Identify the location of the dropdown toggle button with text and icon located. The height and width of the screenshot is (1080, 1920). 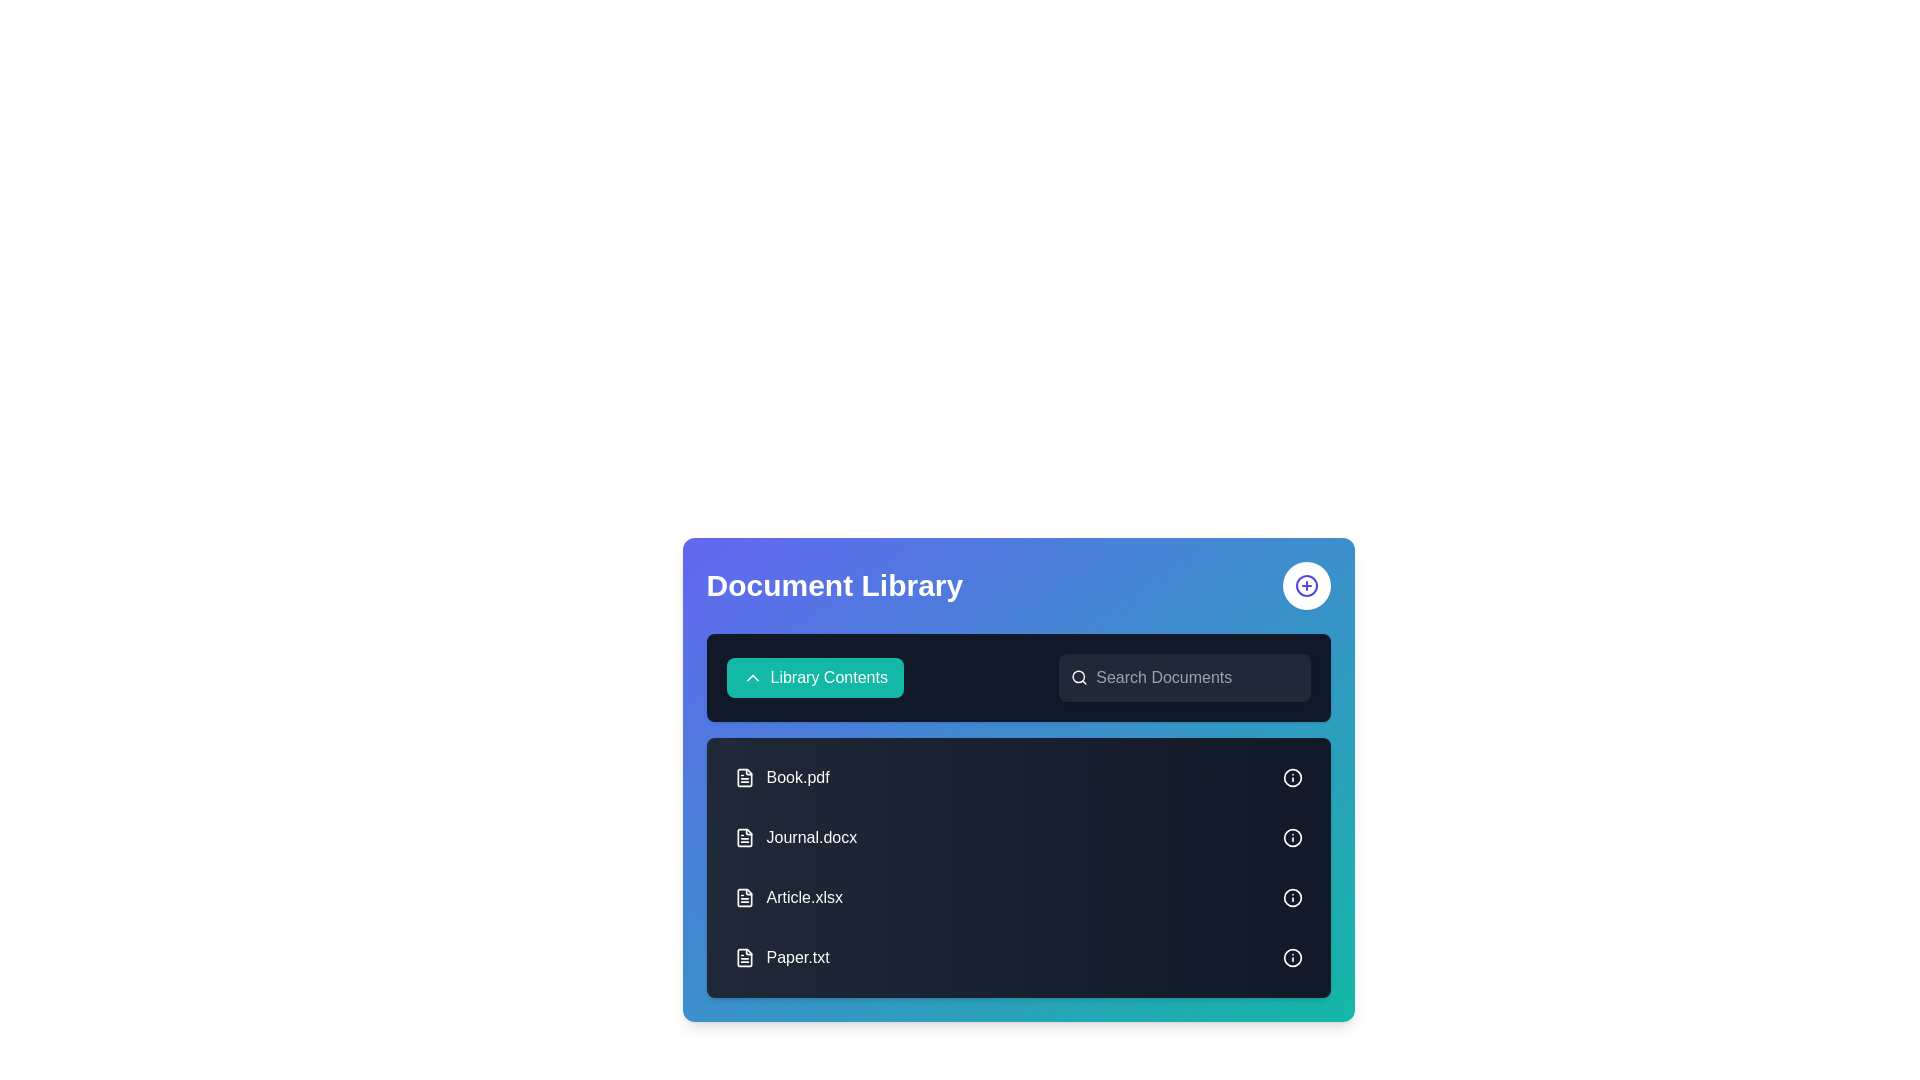
(815, 677).